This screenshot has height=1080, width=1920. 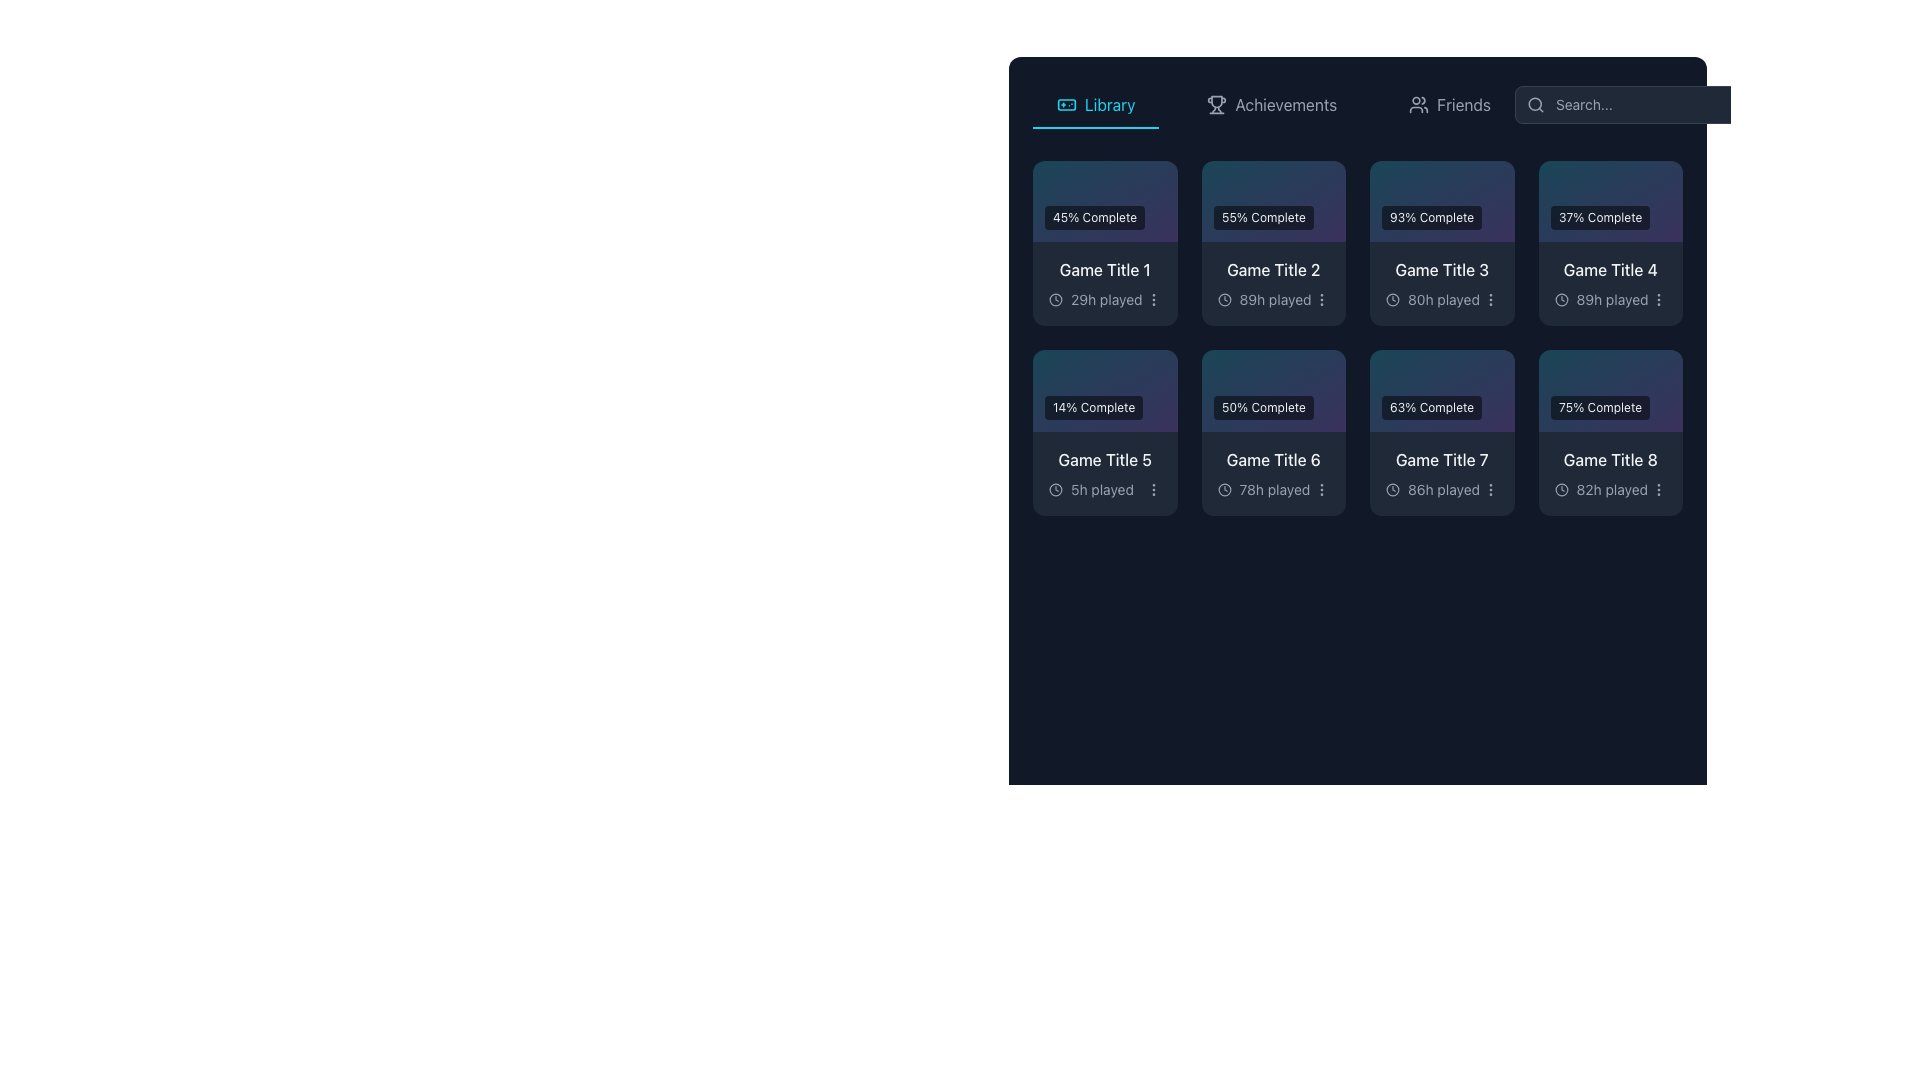 I want to click on the clock icon representing 82 hours played, which is located to the left of the text '82h played' in the second row of the grid layout for 'Game Title 8', so click(x=1560, y=489).